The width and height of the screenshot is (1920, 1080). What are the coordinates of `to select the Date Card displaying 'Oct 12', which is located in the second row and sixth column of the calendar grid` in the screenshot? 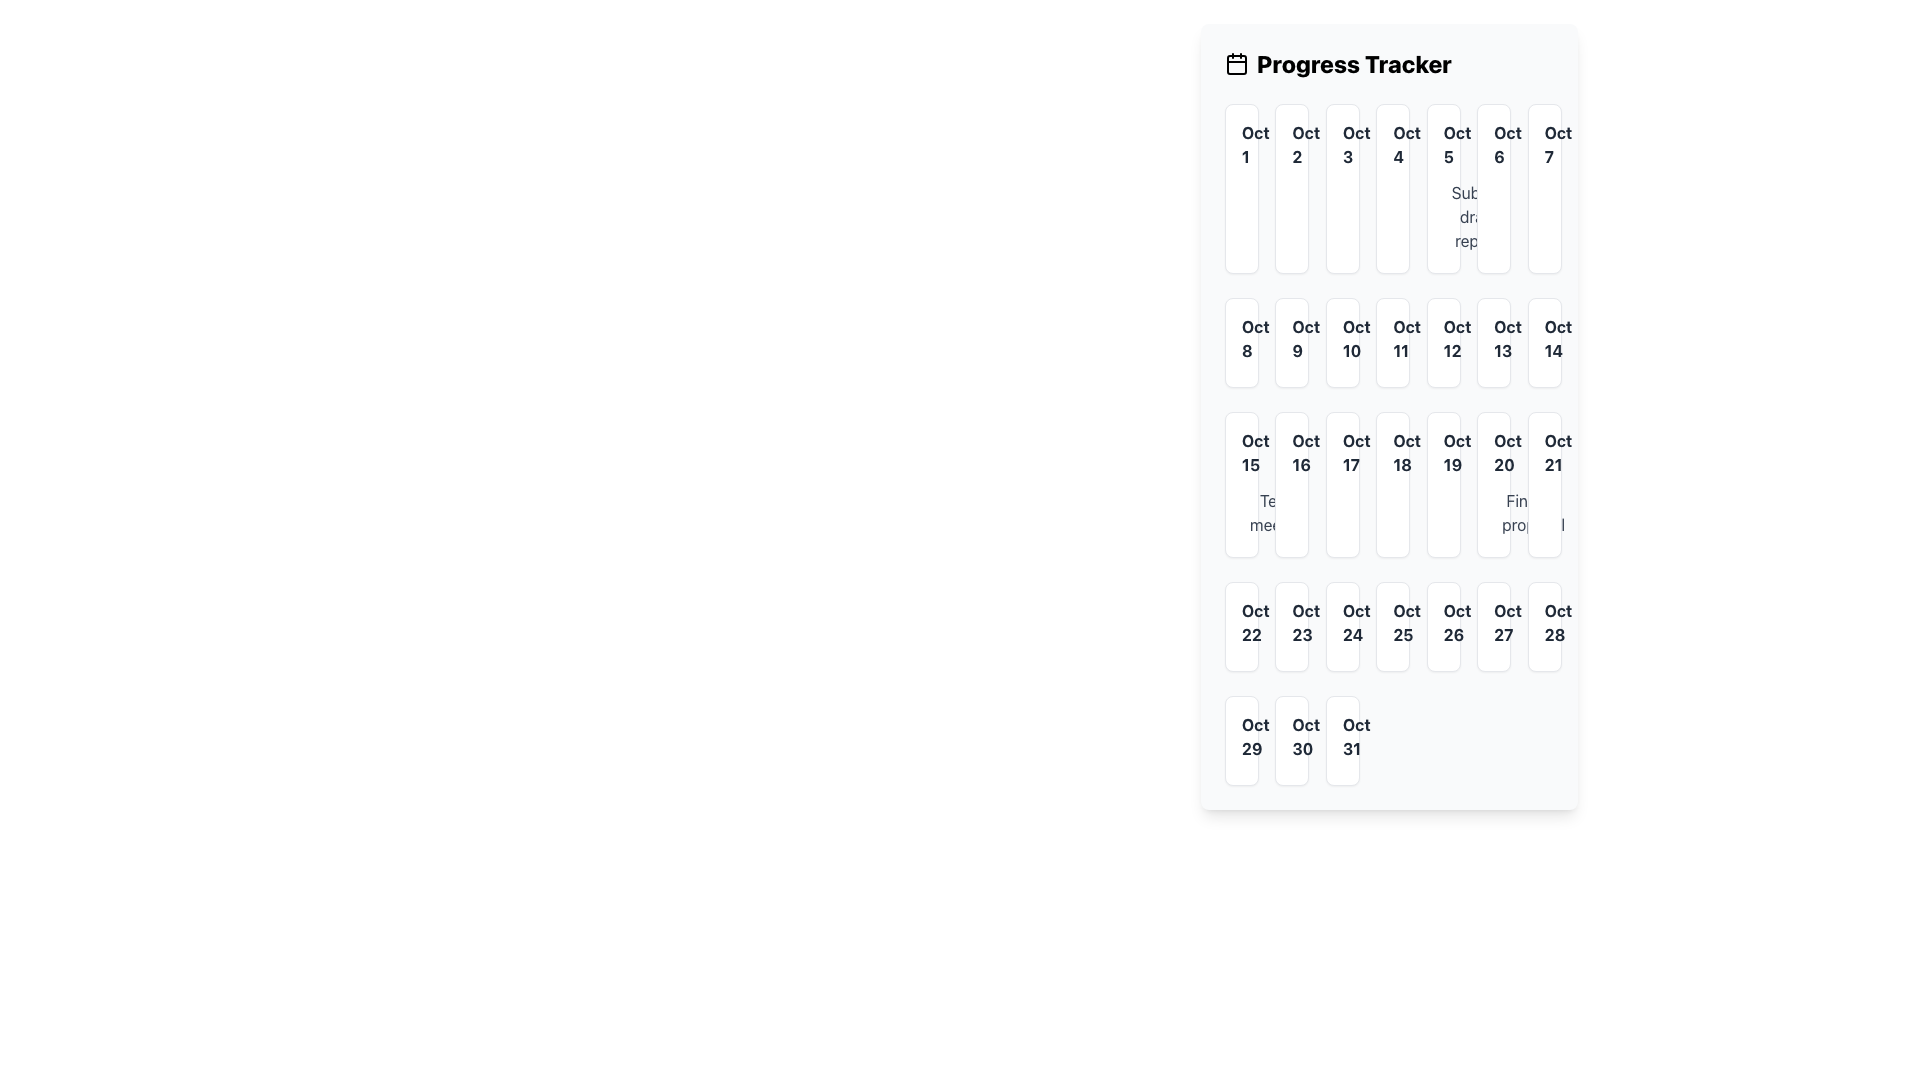 It's located at (1443, 342).